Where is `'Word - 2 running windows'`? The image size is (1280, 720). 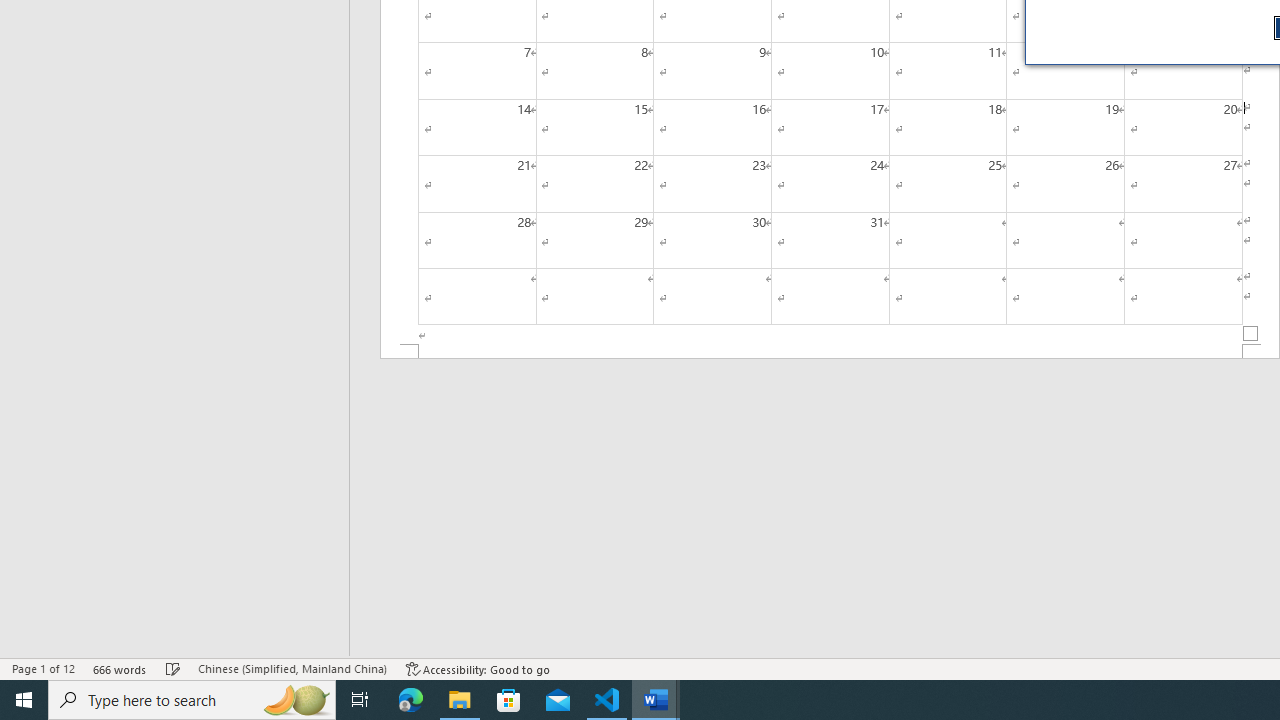 'Word - 2 running windows' is located at coordinates (656, 698).